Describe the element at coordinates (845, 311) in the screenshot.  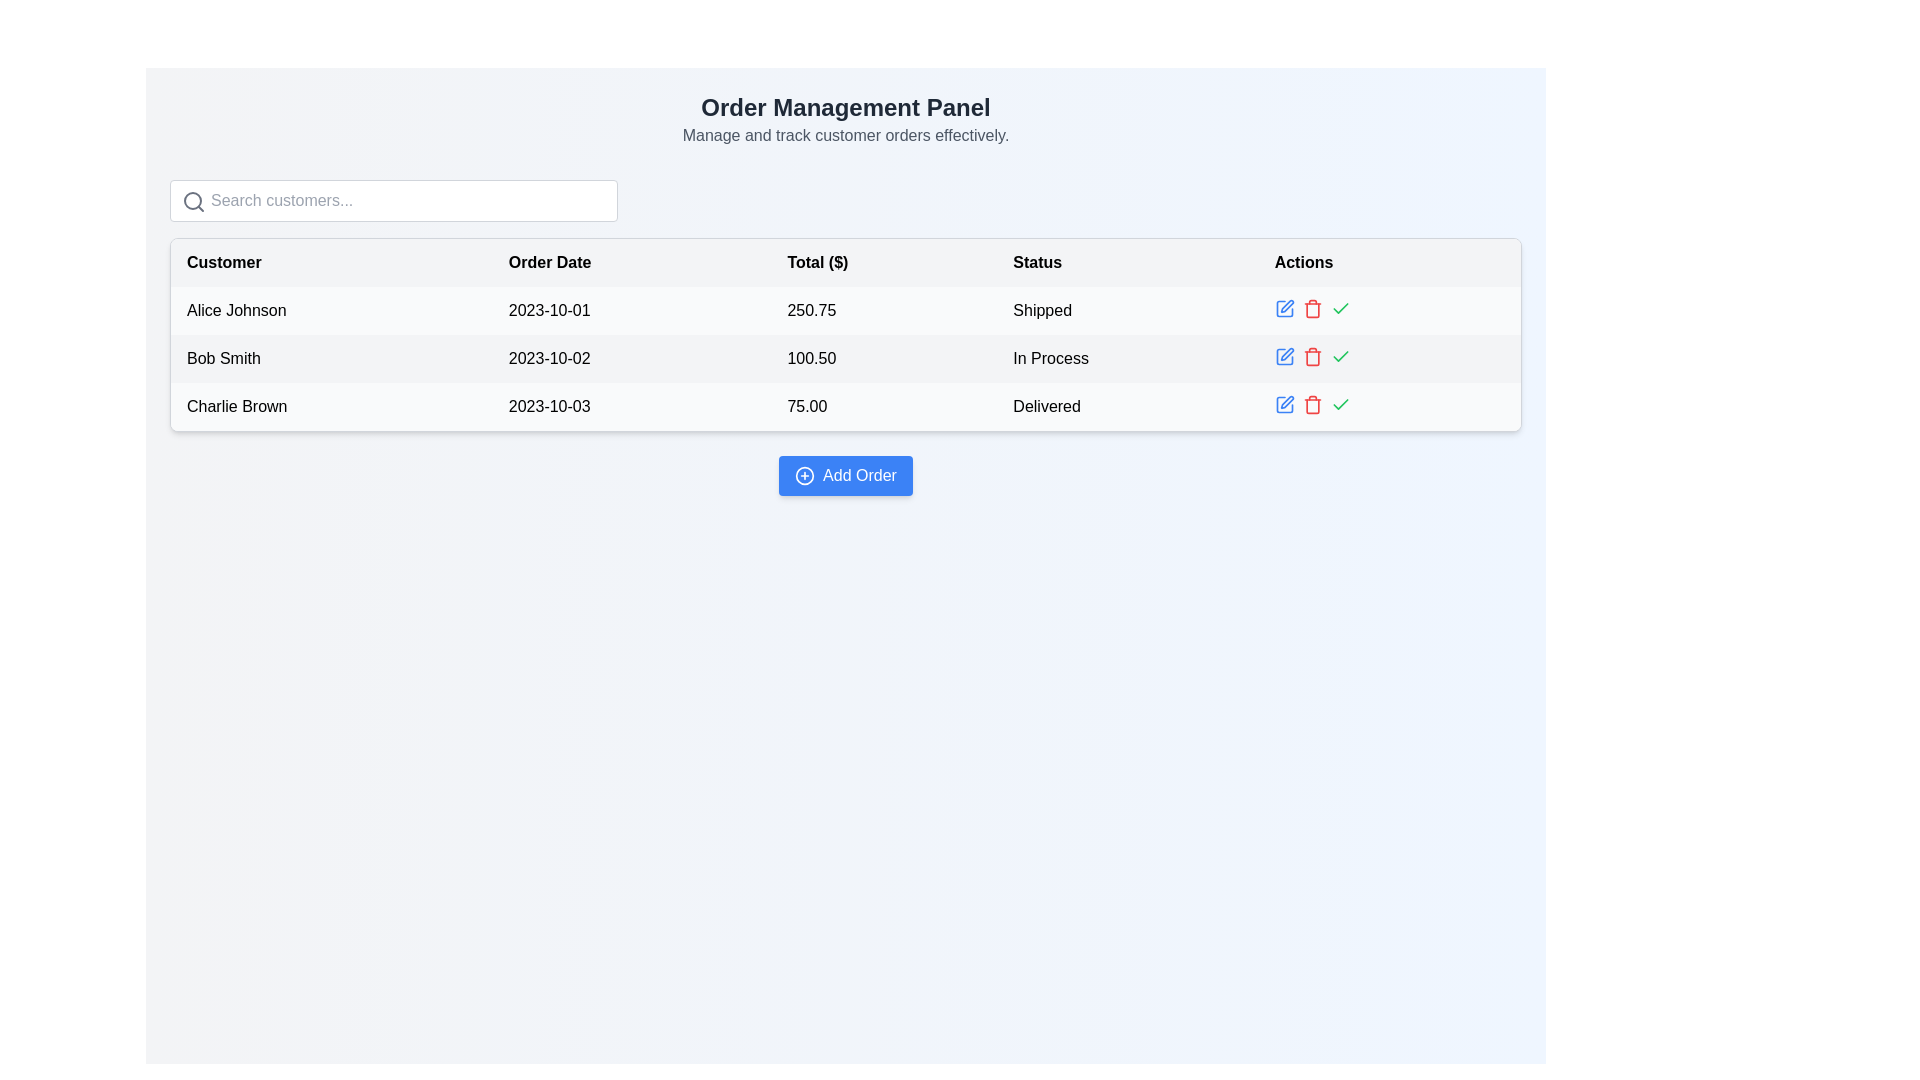
I see `the individual elements within the first row of the data grid, which contains details such as name, date, monetary value, and status` at that location.